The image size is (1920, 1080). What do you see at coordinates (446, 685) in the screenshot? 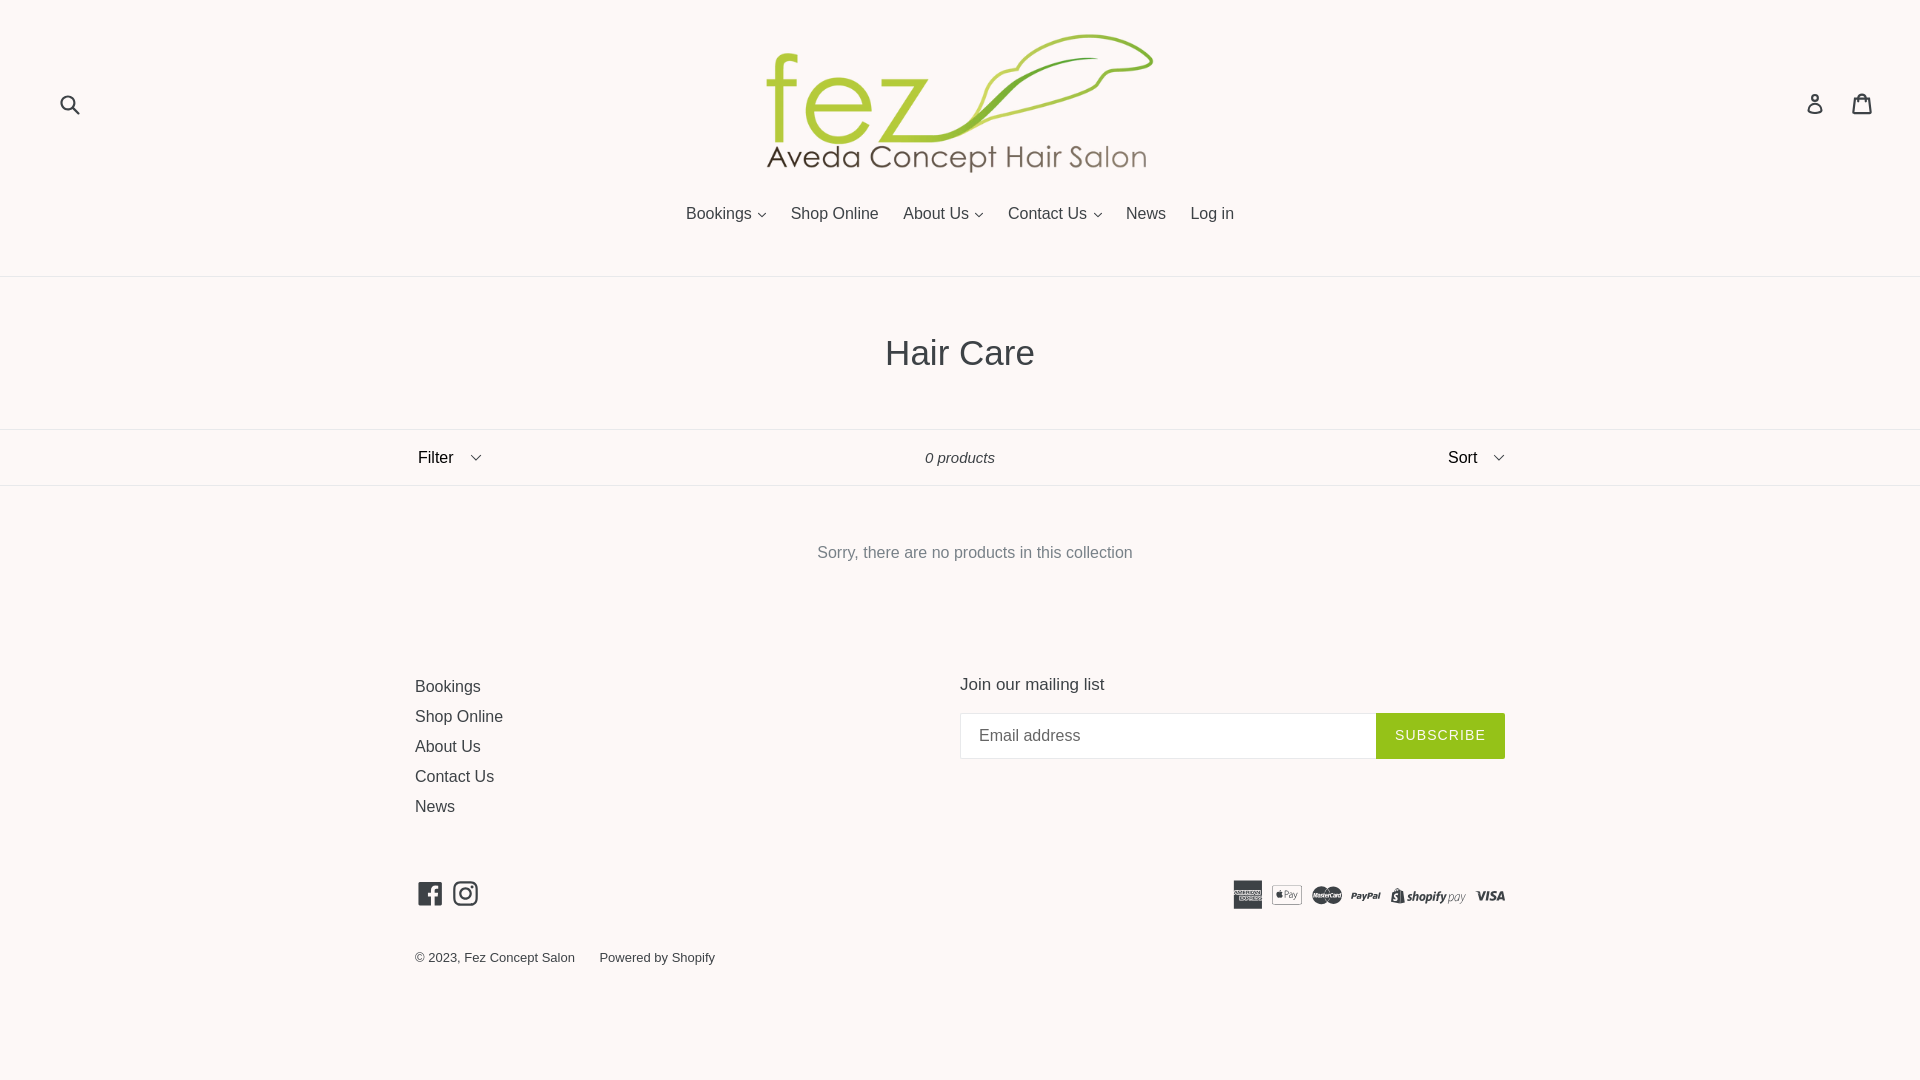
I see `'Bookings'` at bounding box center [446, 685].